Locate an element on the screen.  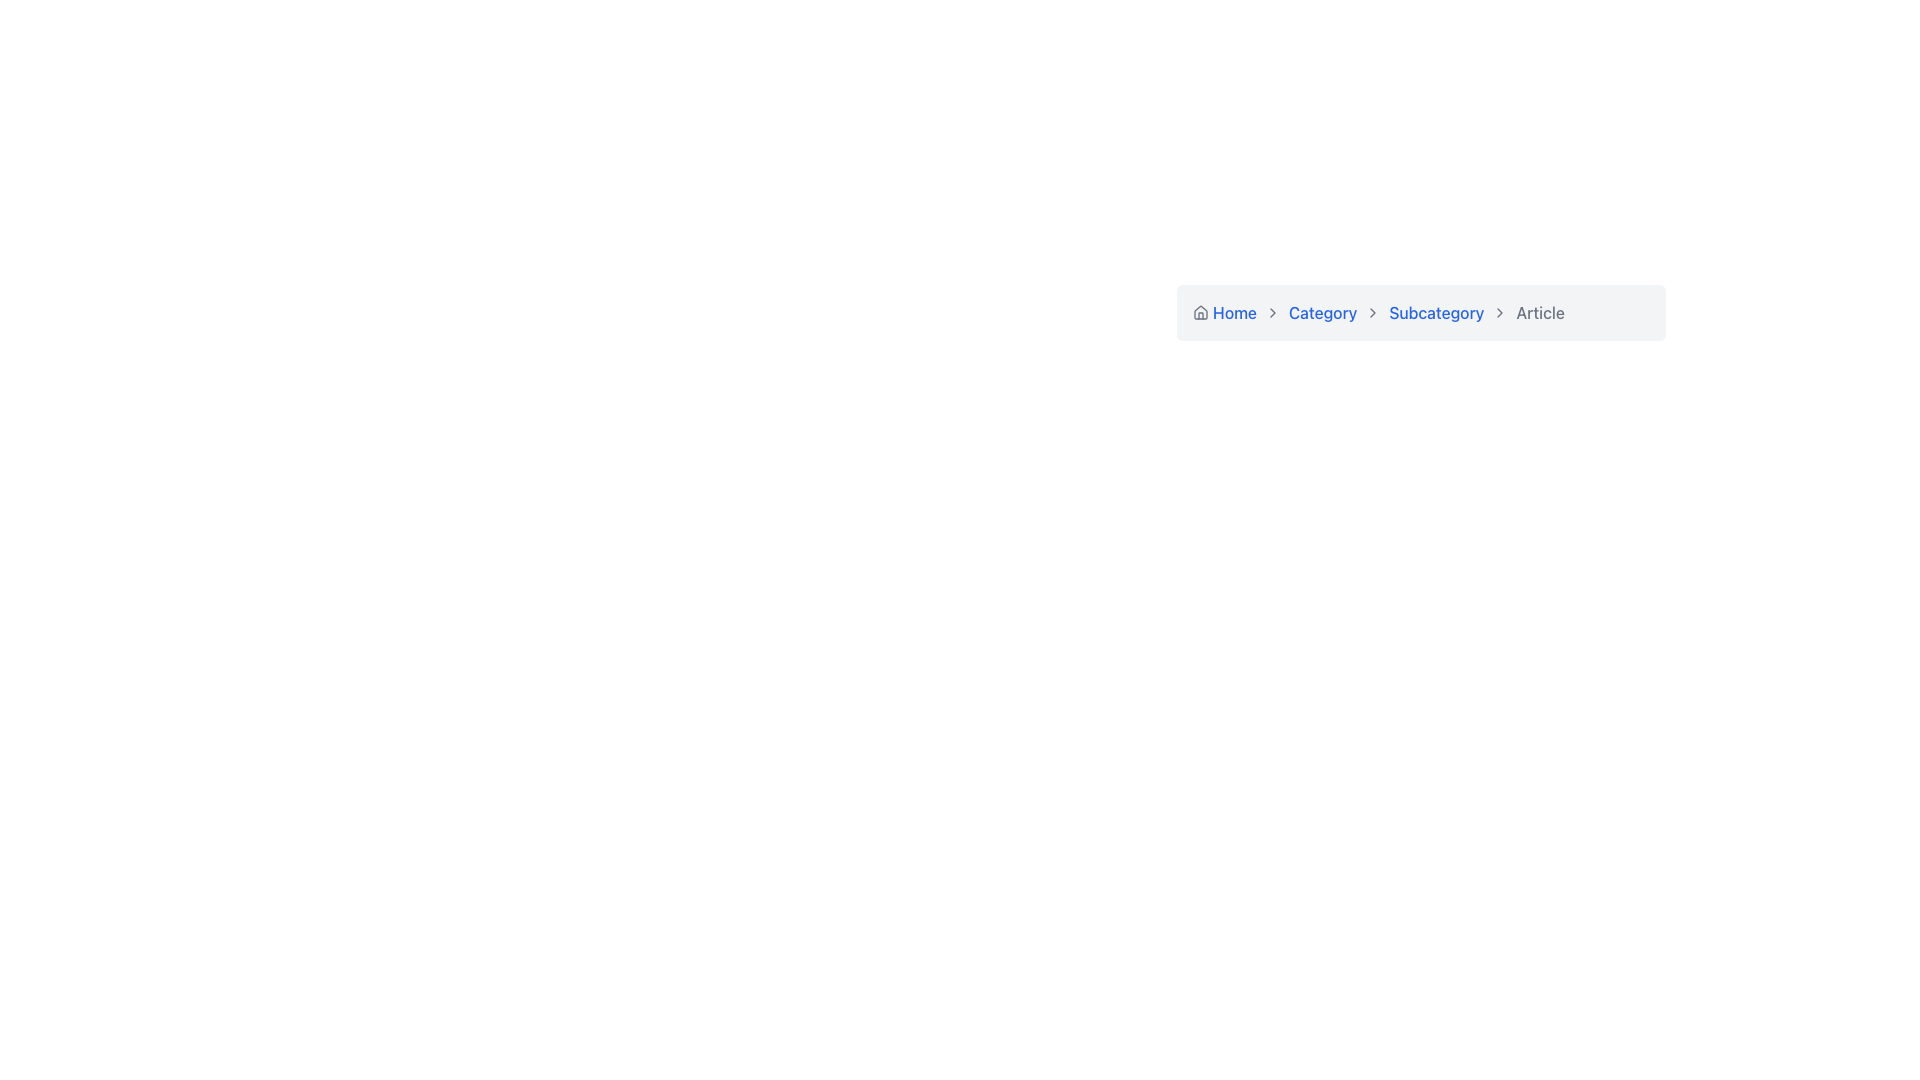
the separator icon in the breadcrumb navigation that indicates the transition between 'Category' and 'Subcategory' is located at coordinates (1372, 312).